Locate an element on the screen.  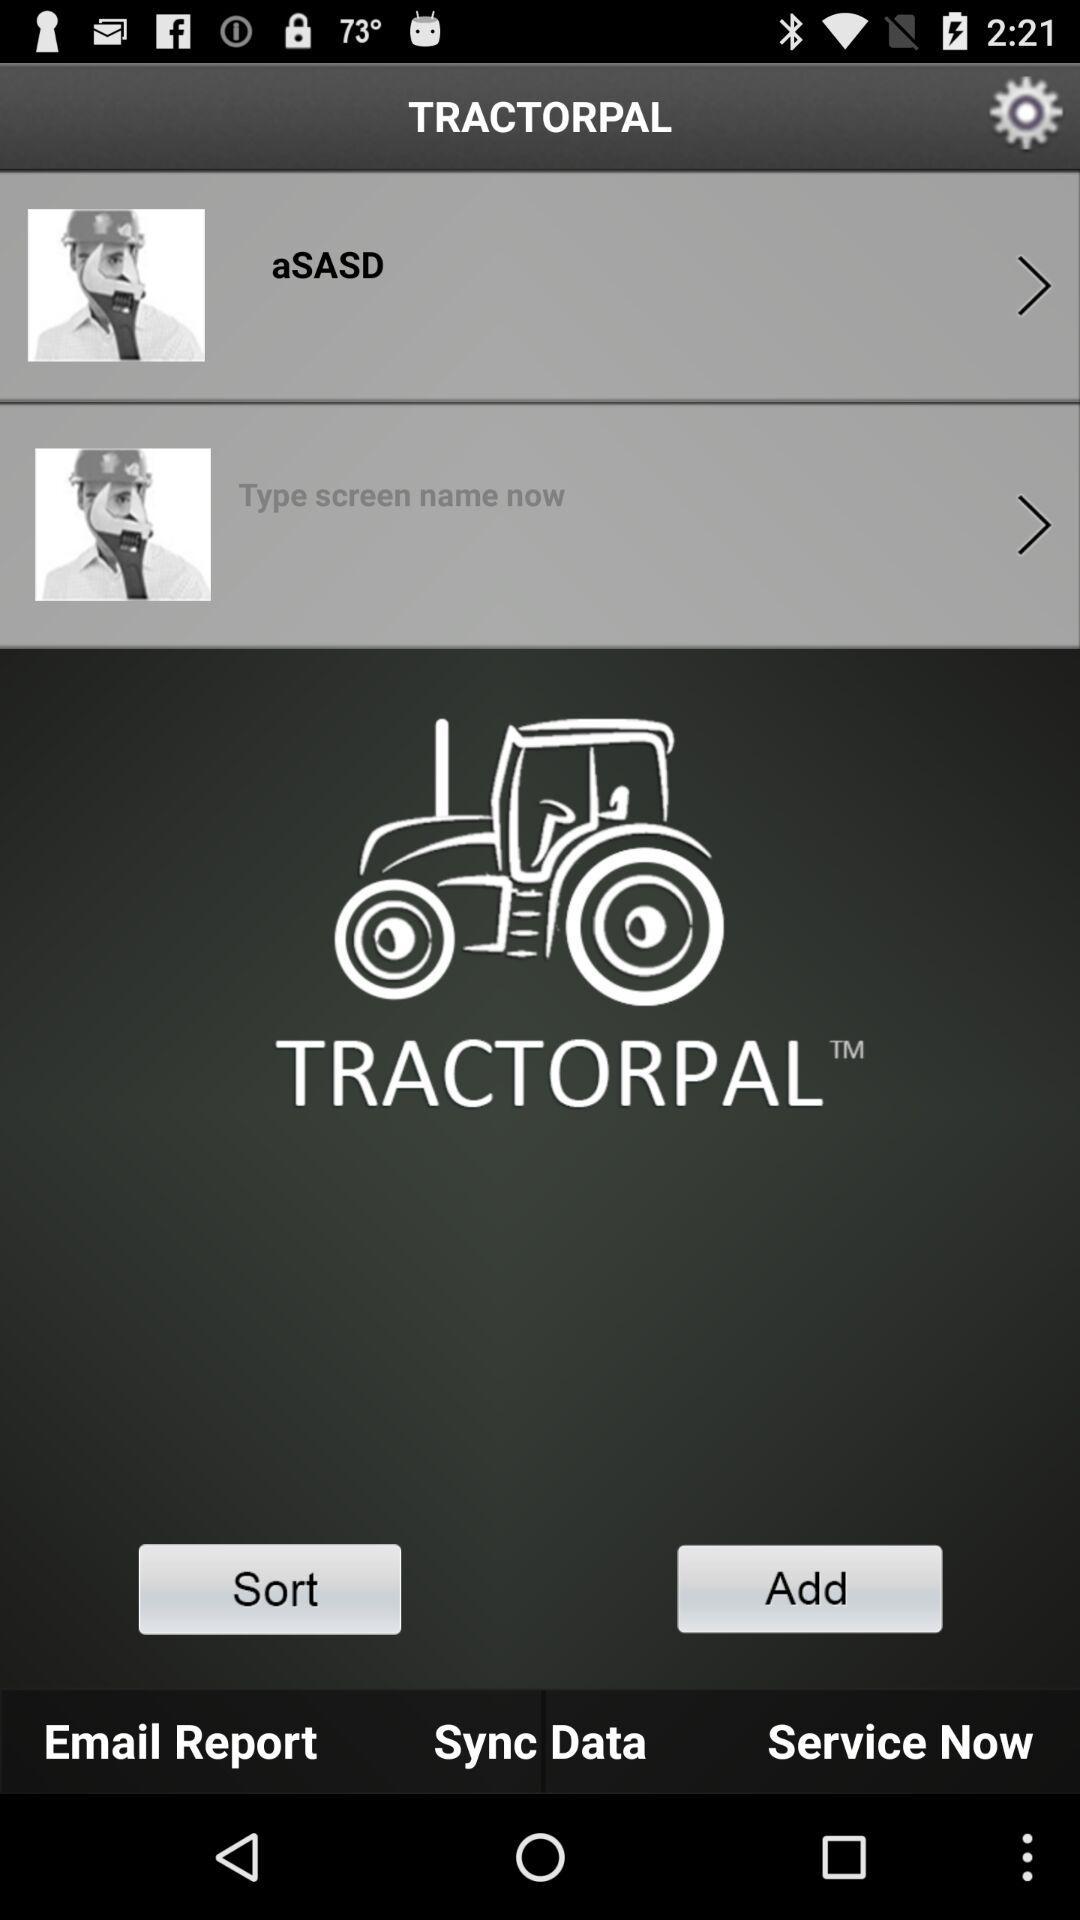
click on next is located at coordinates (1034, 524).